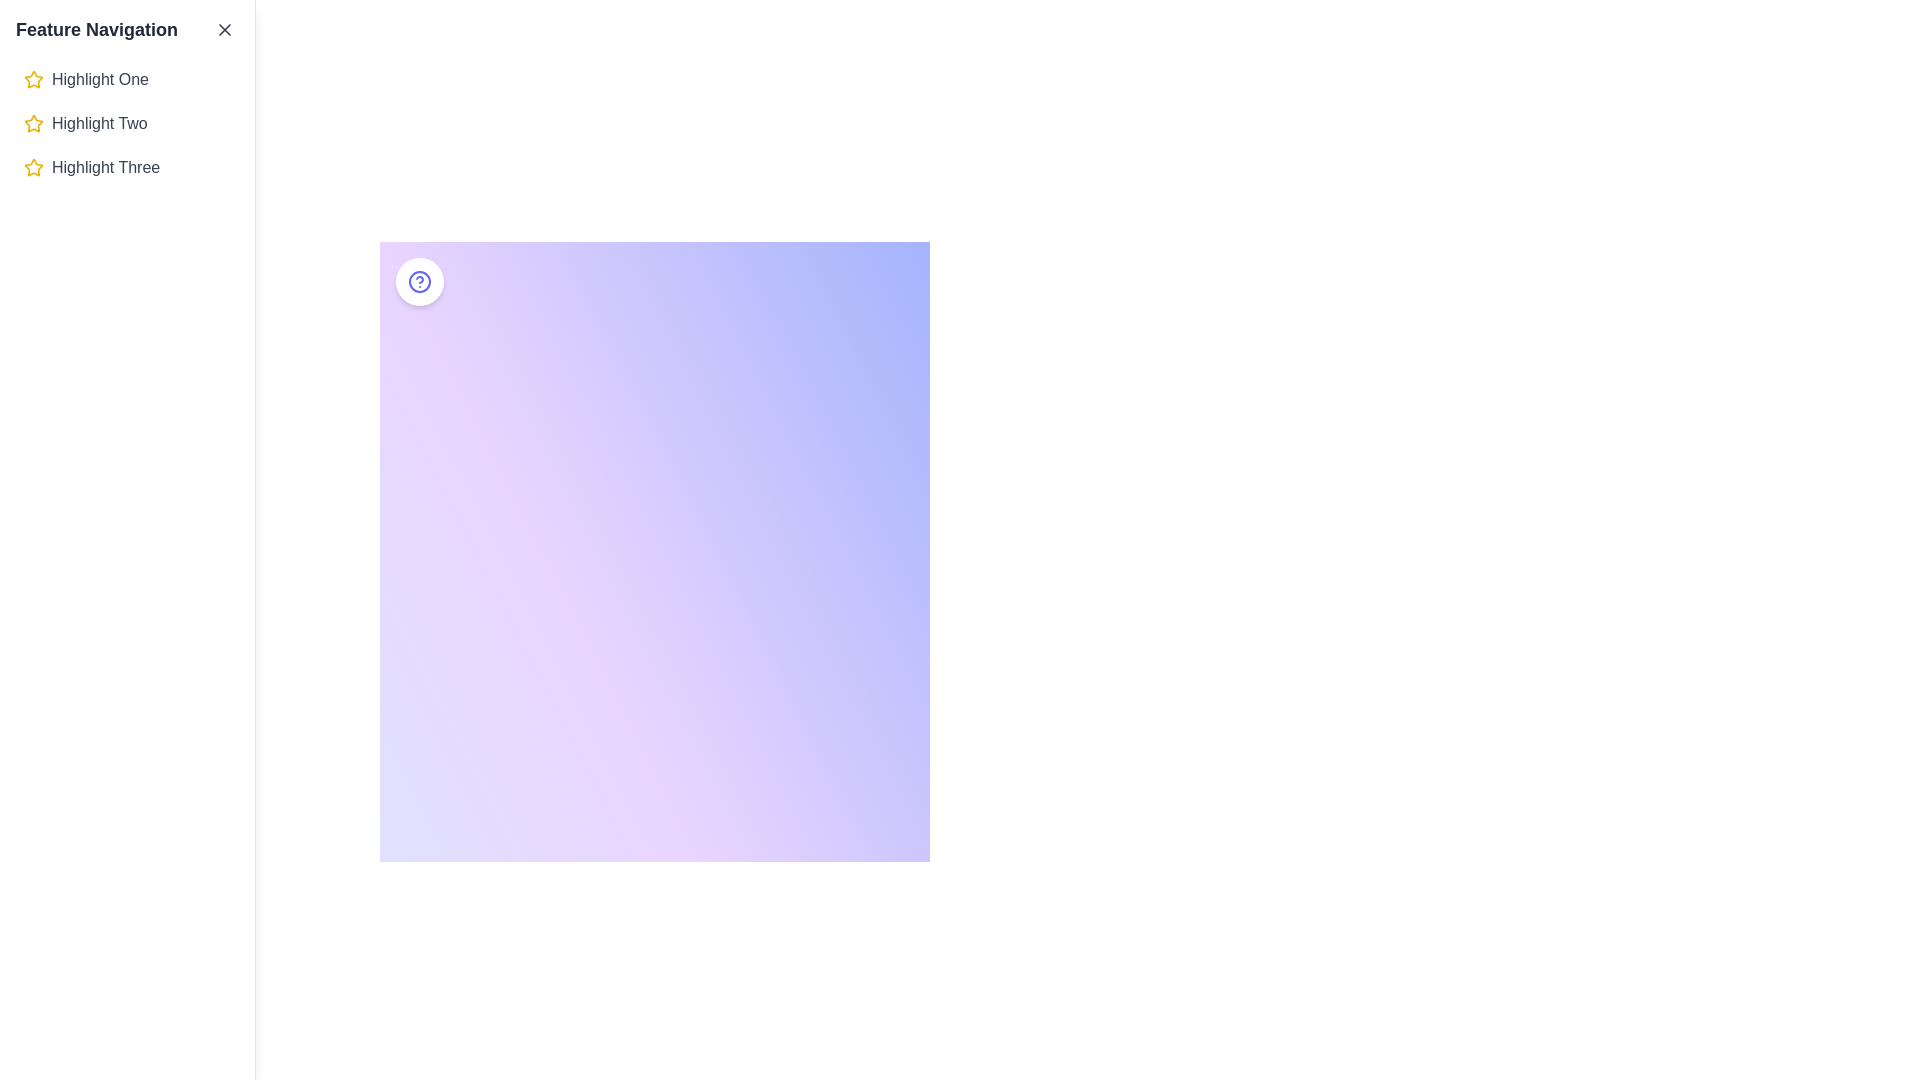 Image resolution: width=1920 pixels, height=1080 pixels. I want to click on the selectable navigation option labeled 'Highlight Two', which is the second item in a vertical list within the 'Feature Navigation' sidebar, so click(126, 123).